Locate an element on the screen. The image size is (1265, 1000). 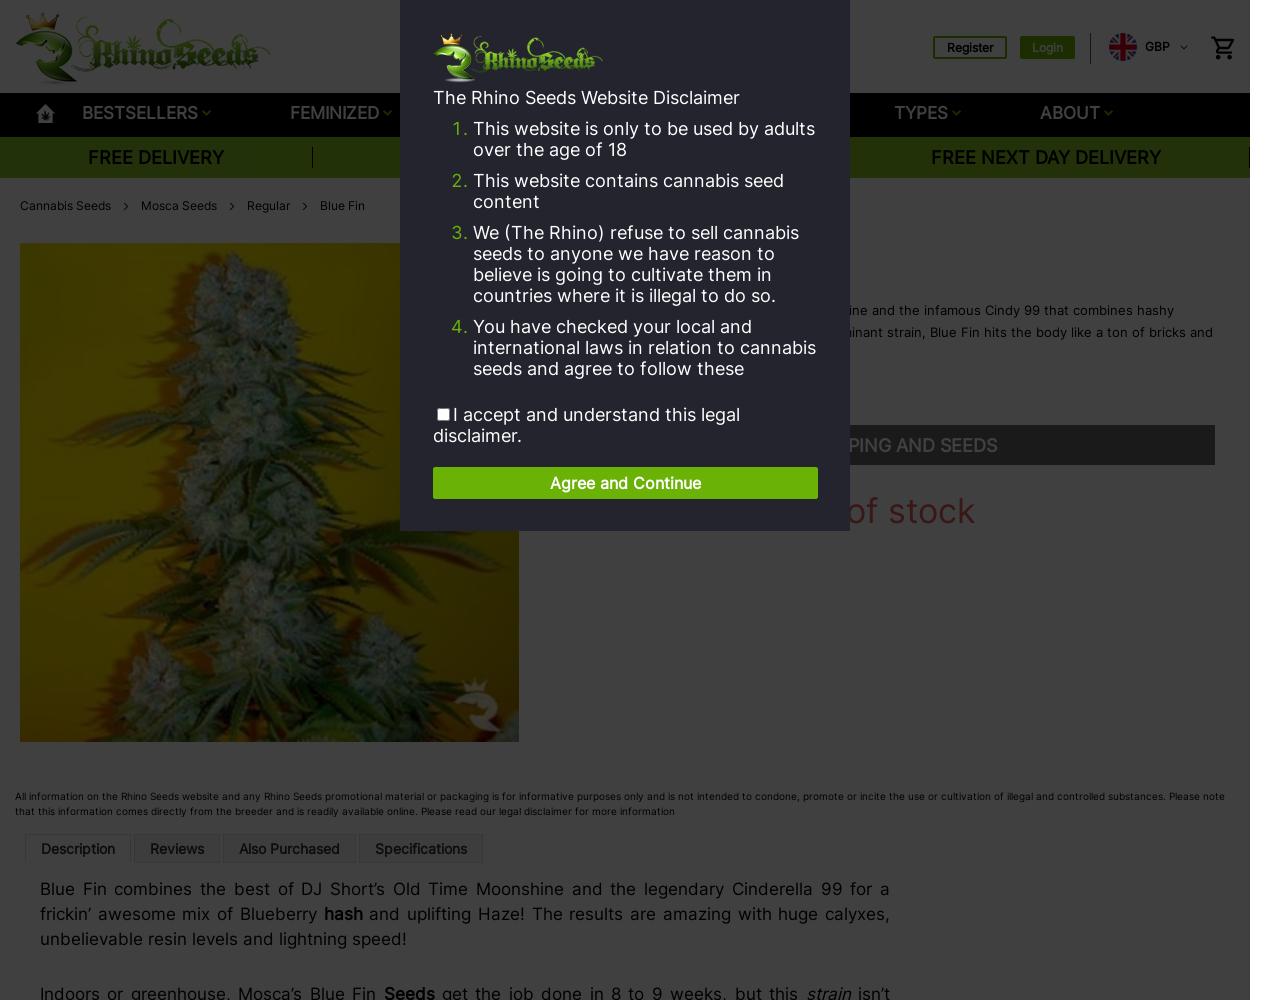
'GBP' is located at coordinates (1157, 46).